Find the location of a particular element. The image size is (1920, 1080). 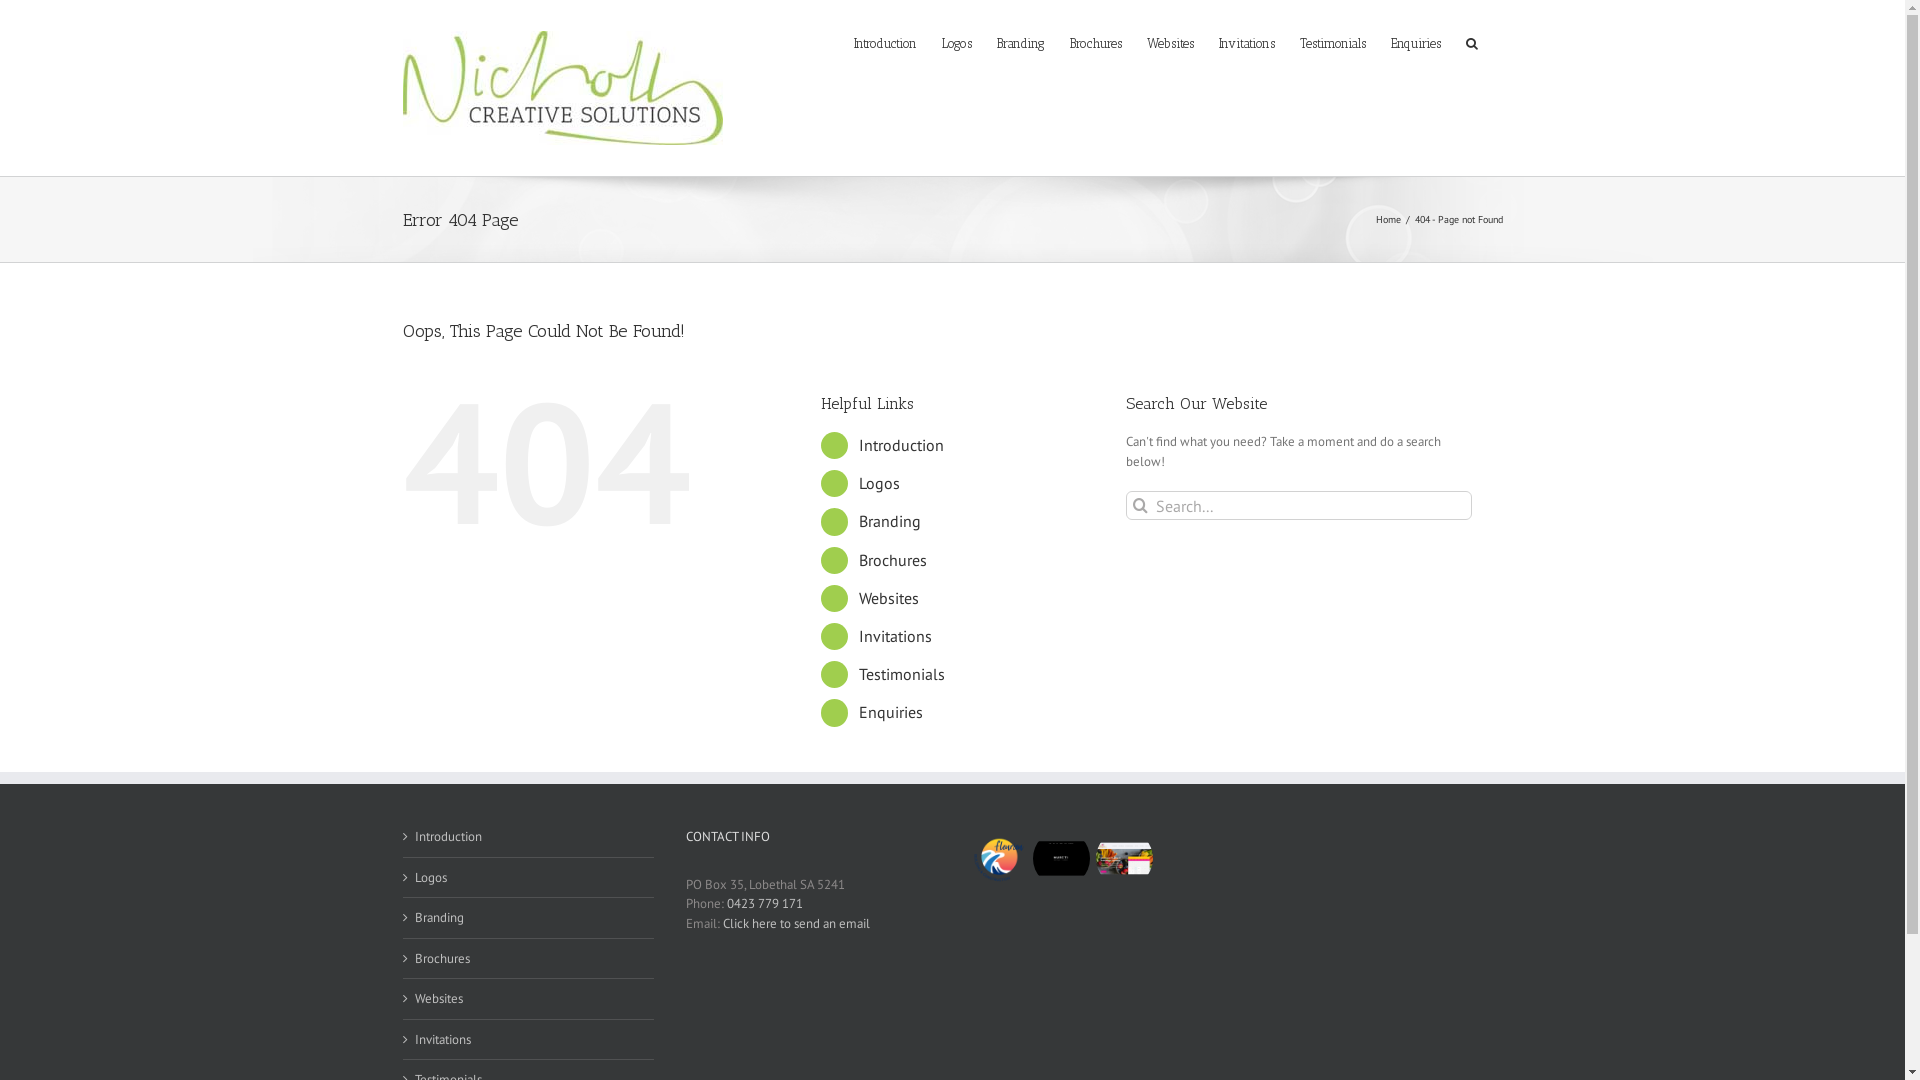

'Brochures' is located at coordinates (859, 559).